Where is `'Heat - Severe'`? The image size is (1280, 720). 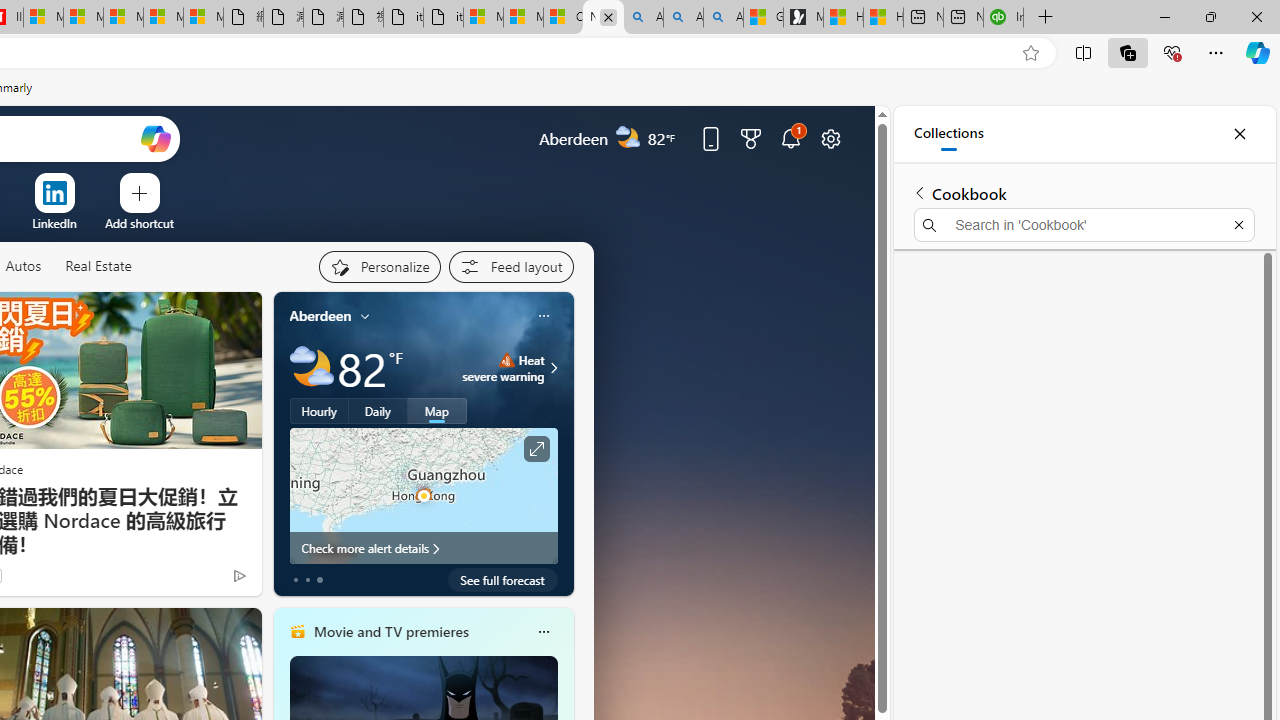 'Heat - Severe' is located at coordinates (506, 360).